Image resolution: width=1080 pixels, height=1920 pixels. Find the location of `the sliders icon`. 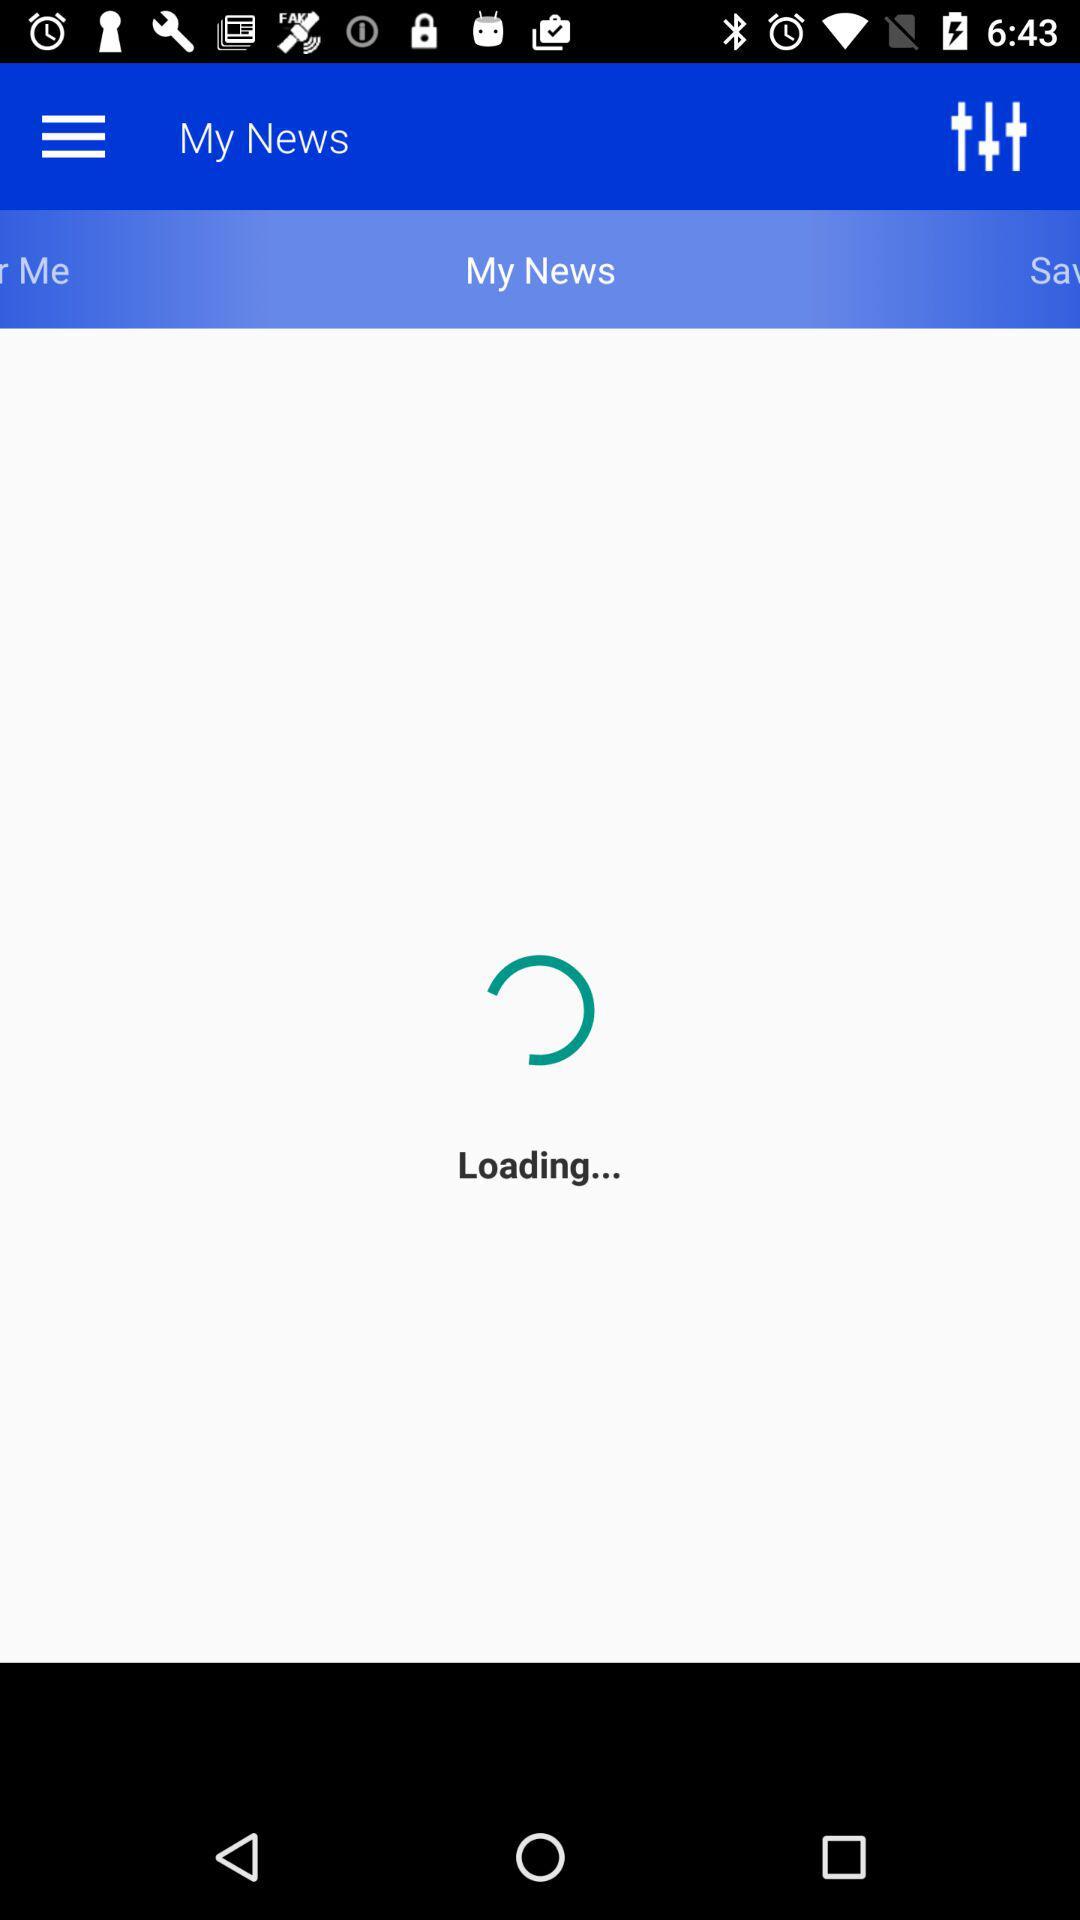

the sliders icon is located at coordinates (987, 135).